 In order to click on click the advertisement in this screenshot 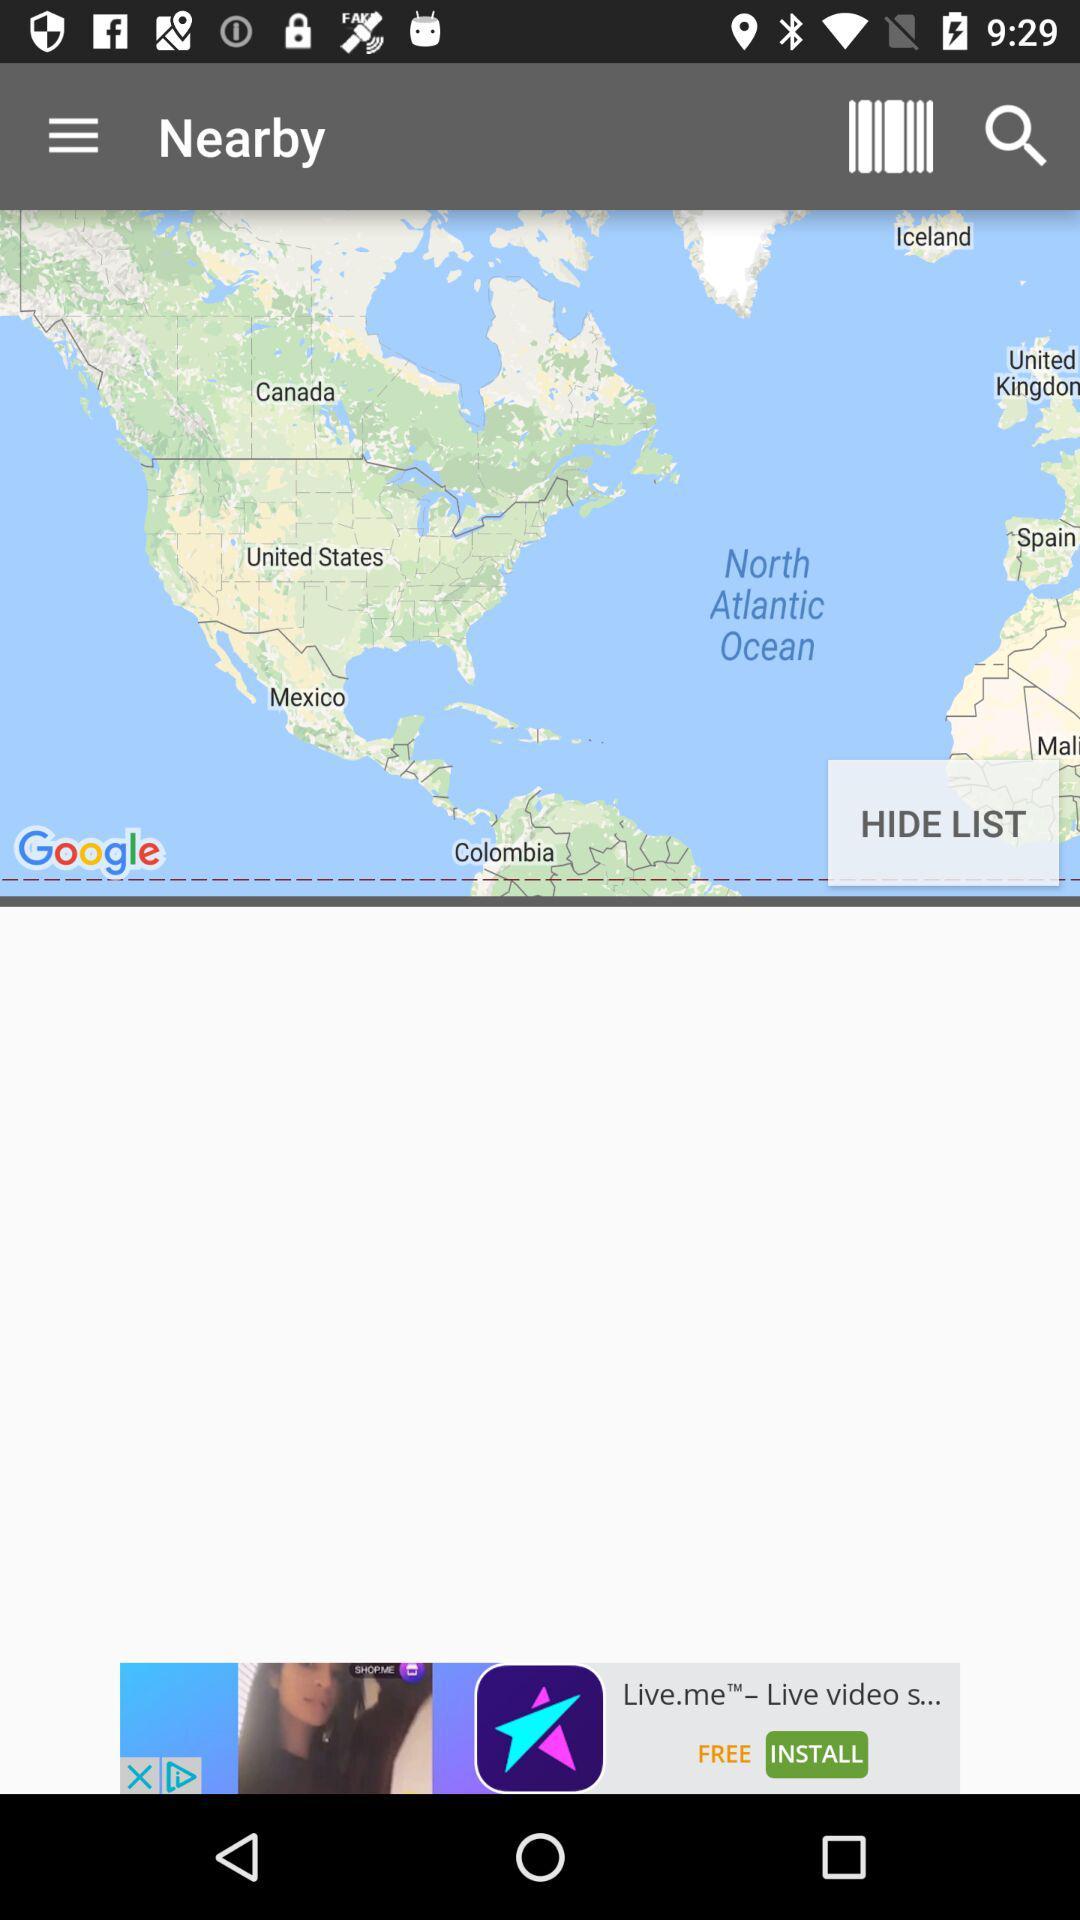, I will do `click(540, 1727)`.